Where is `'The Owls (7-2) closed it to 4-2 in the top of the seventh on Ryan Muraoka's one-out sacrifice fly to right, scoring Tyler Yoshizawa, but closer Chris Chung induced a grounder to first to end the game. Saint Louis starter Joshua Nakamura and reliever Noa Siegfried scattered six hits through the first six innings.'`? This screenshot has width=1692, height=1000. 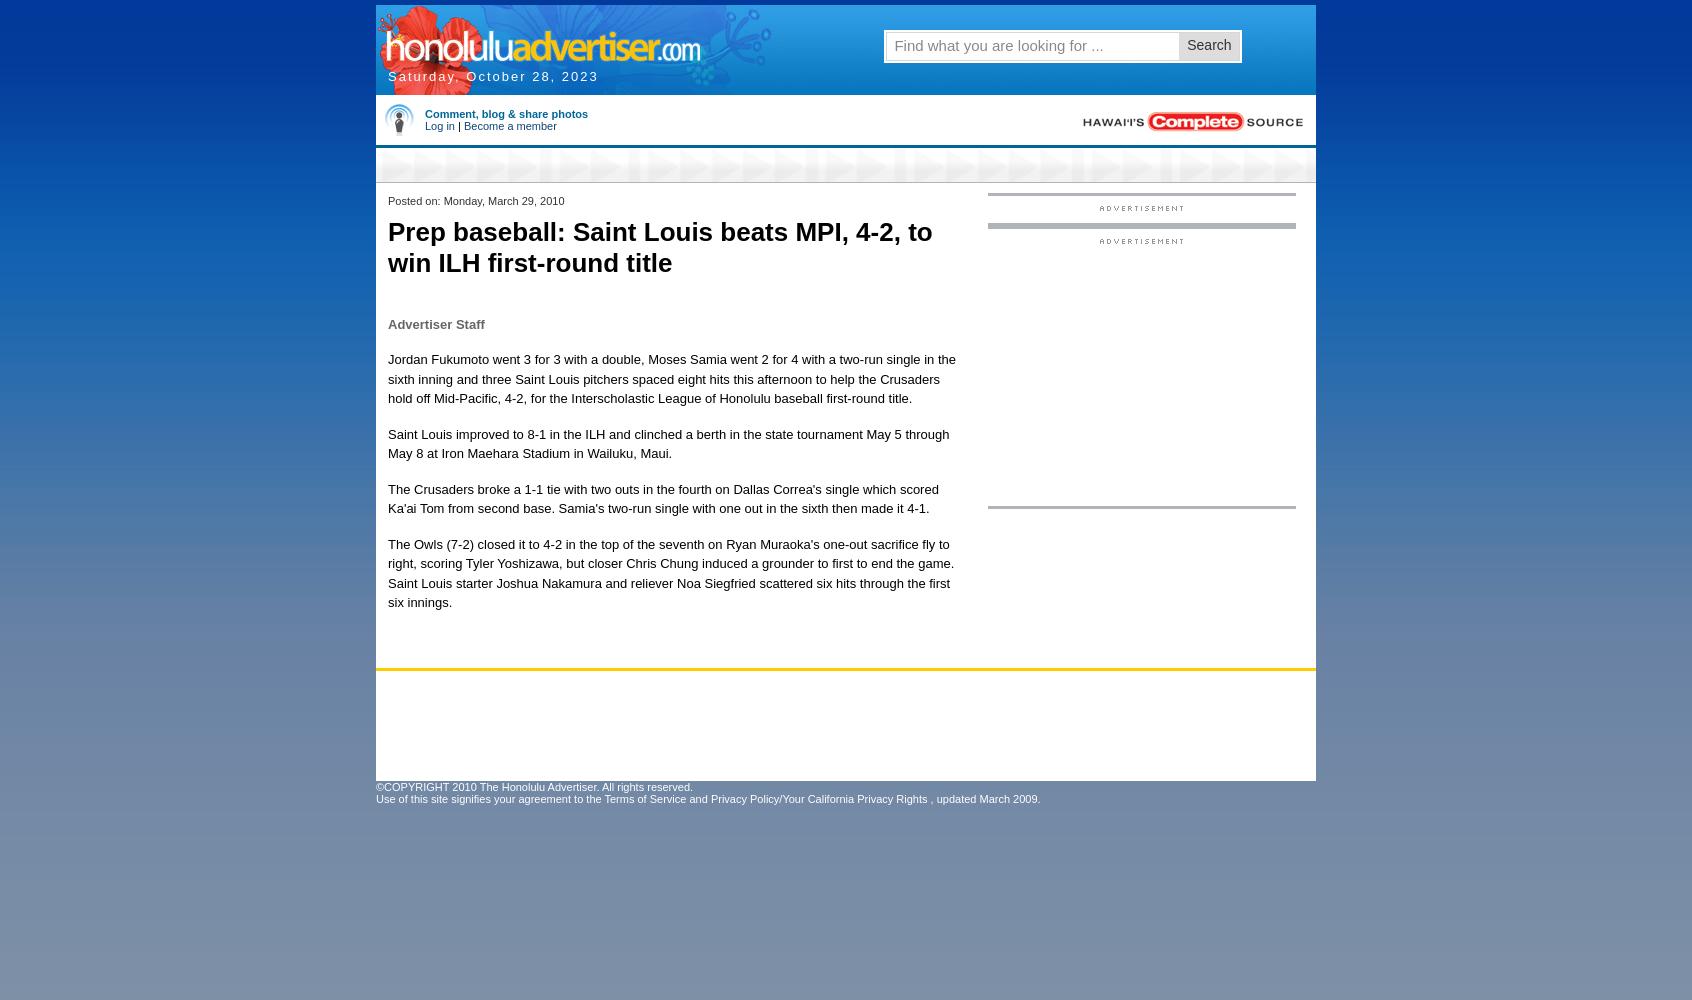 'The Owls (7-2) closed it to 4-2 in the top of the seventh on Ryan Muraoka's one-out sacrifice fly to right, scoring Tyler Yoshizawa, but closer Chris Chung induced a grounder to first to end the game. Saint Louis starter Joshua Nakamura and reliever Noa Siegfried scattered six hits through the first six innings.' is located at coordinates (671, 572).